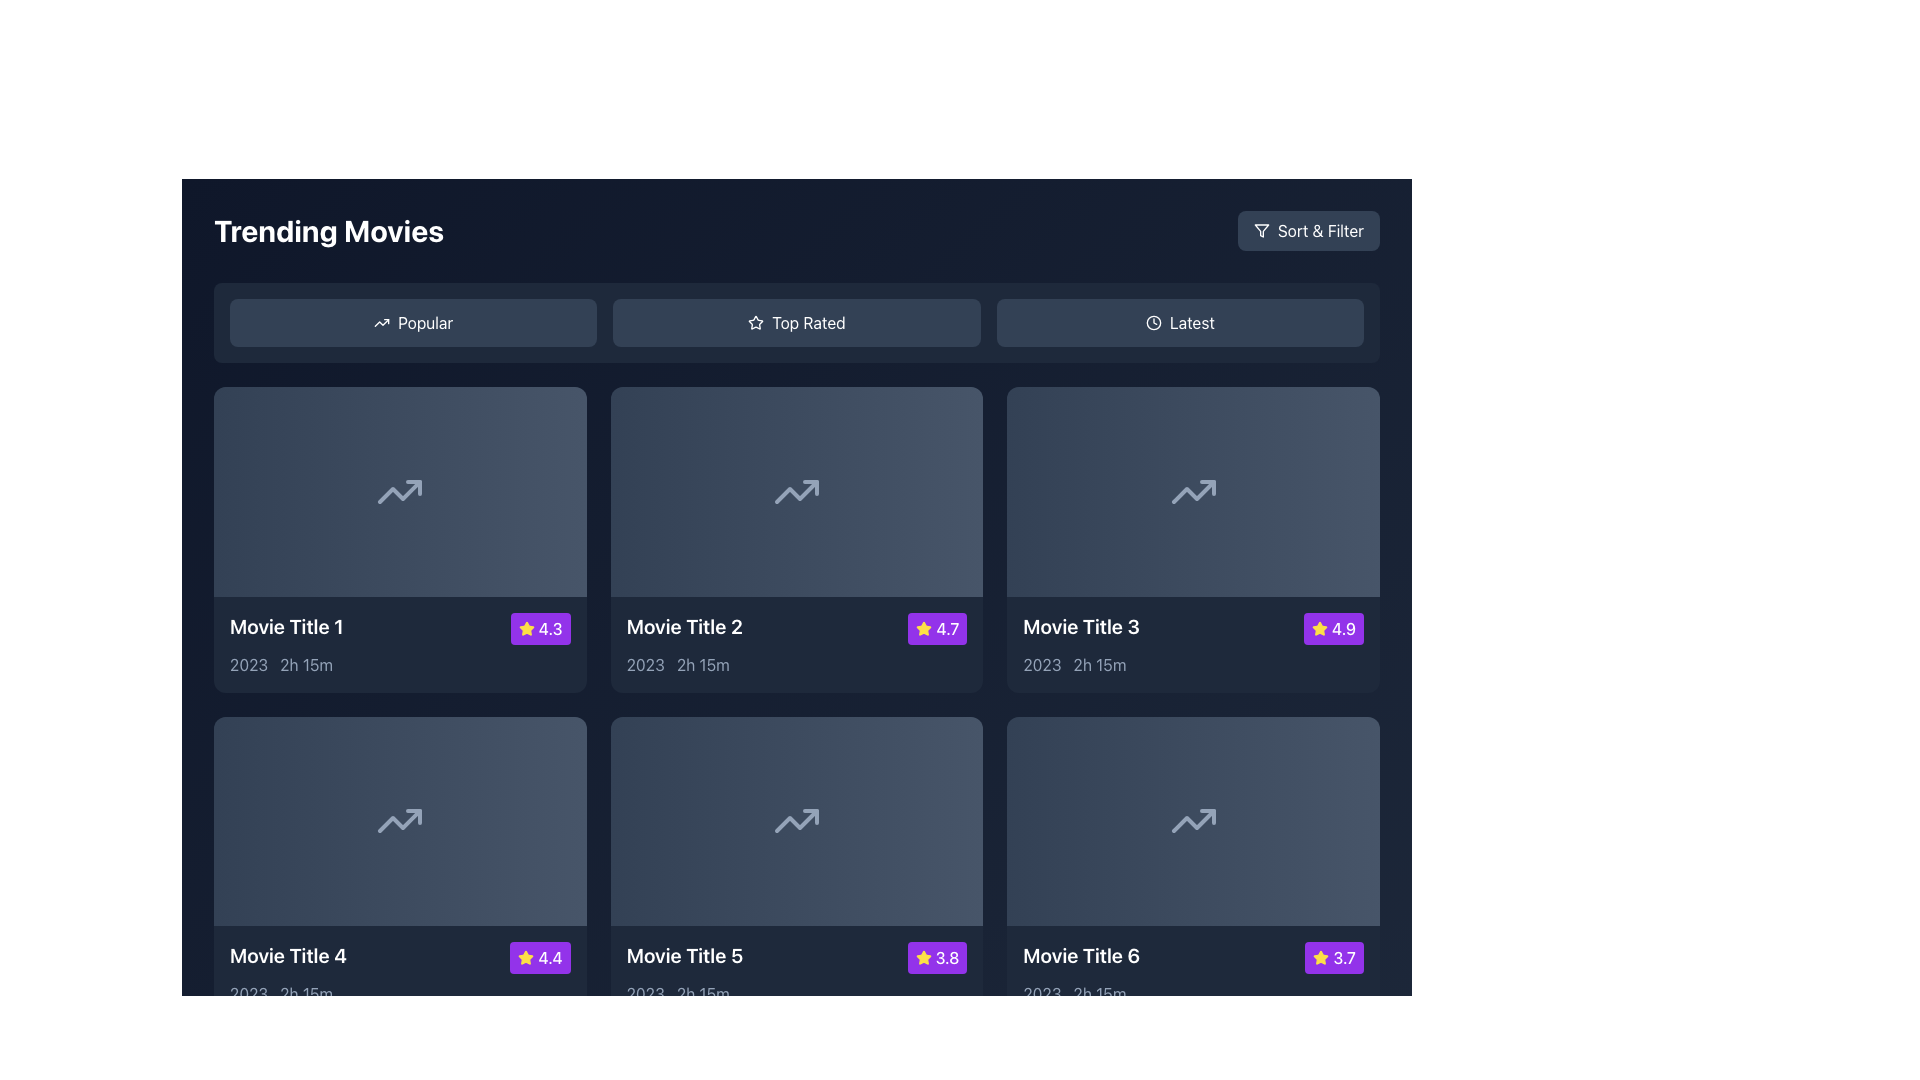  Describe the element at coordinates (400, 491) in the screenshot. I see `the trending icon indicating popularity for 'Movie Title 1' located at the top center of its panel in the 'Trending Movies' section` at that location.